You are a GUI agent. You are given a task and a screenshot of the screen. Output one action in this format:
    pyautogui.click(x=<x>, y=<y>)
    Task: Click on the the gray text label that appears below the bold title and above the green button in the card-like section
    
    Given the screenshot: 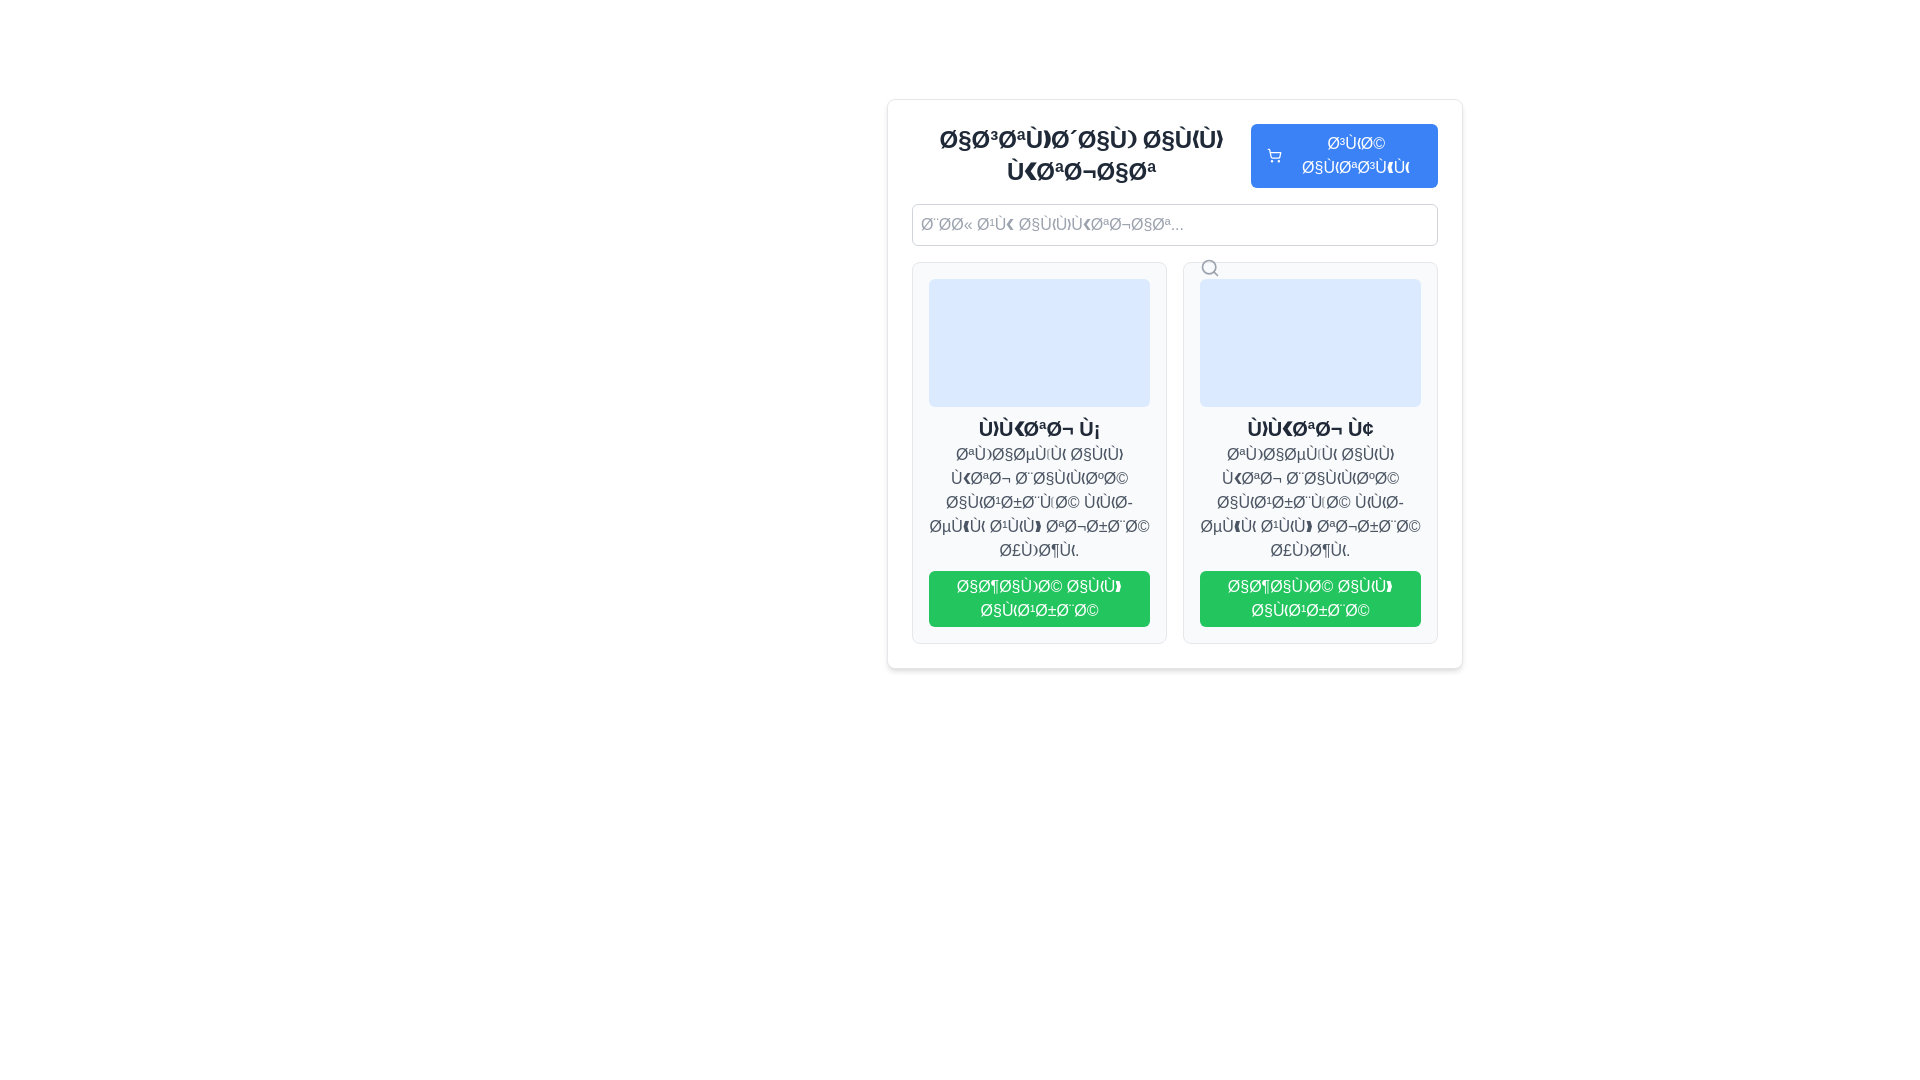 What is the action you would take?
    pyautogui.click(x=1039, y=501)
    